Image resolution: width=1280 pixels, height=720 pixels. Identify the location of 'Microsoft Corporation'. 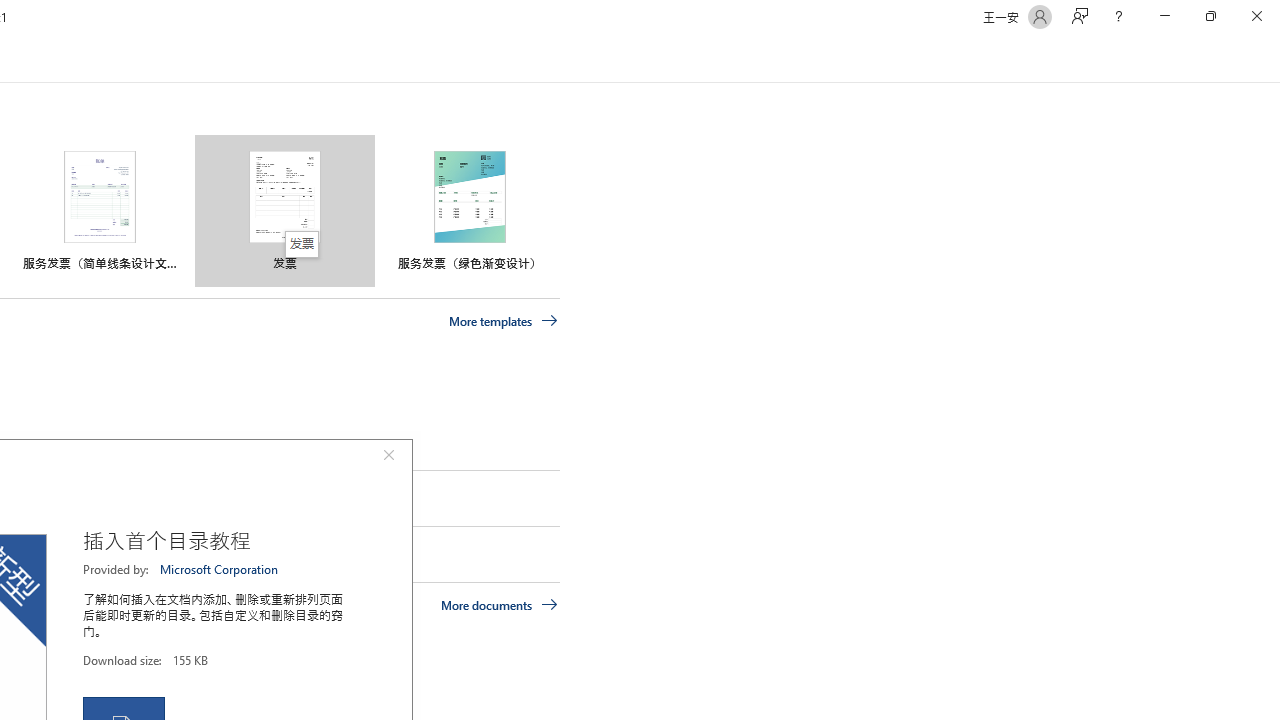
(220, 569).